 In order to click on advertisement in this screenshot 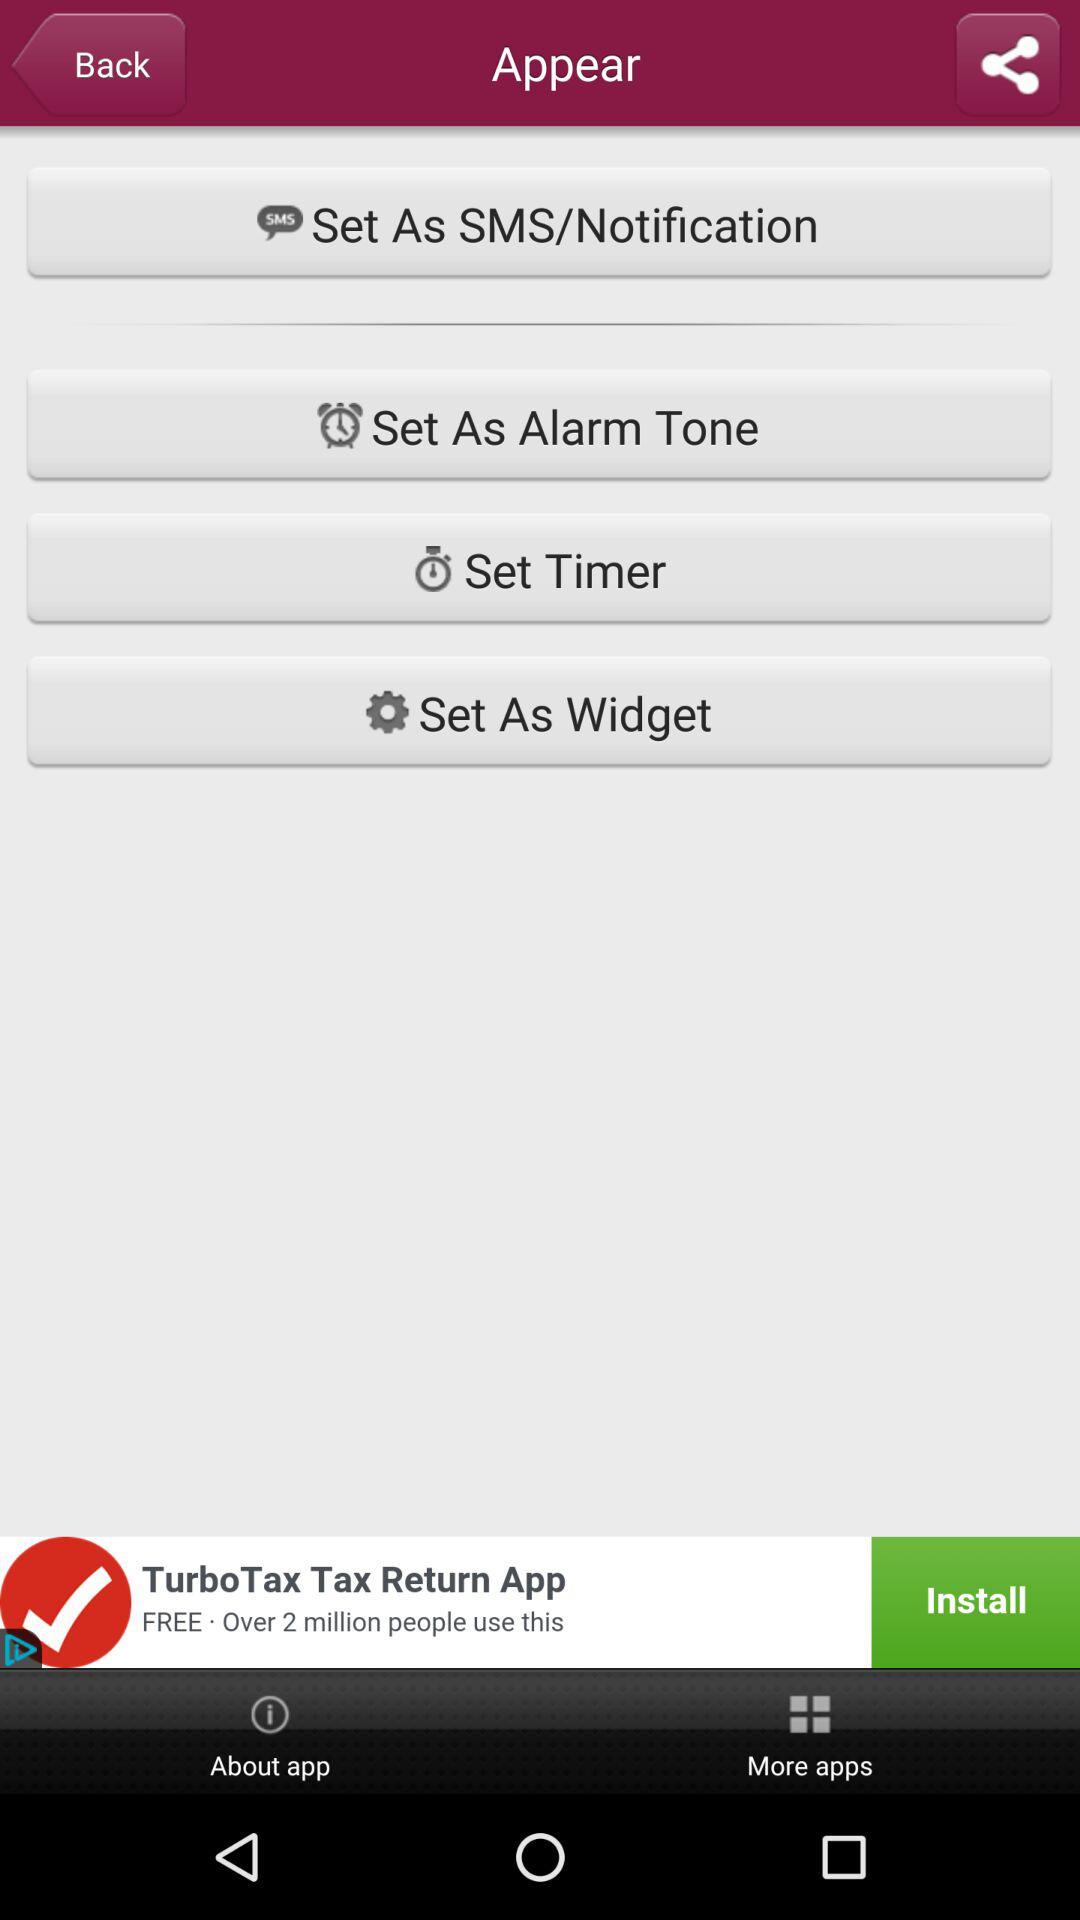, I will do `click(540, 1602)`.